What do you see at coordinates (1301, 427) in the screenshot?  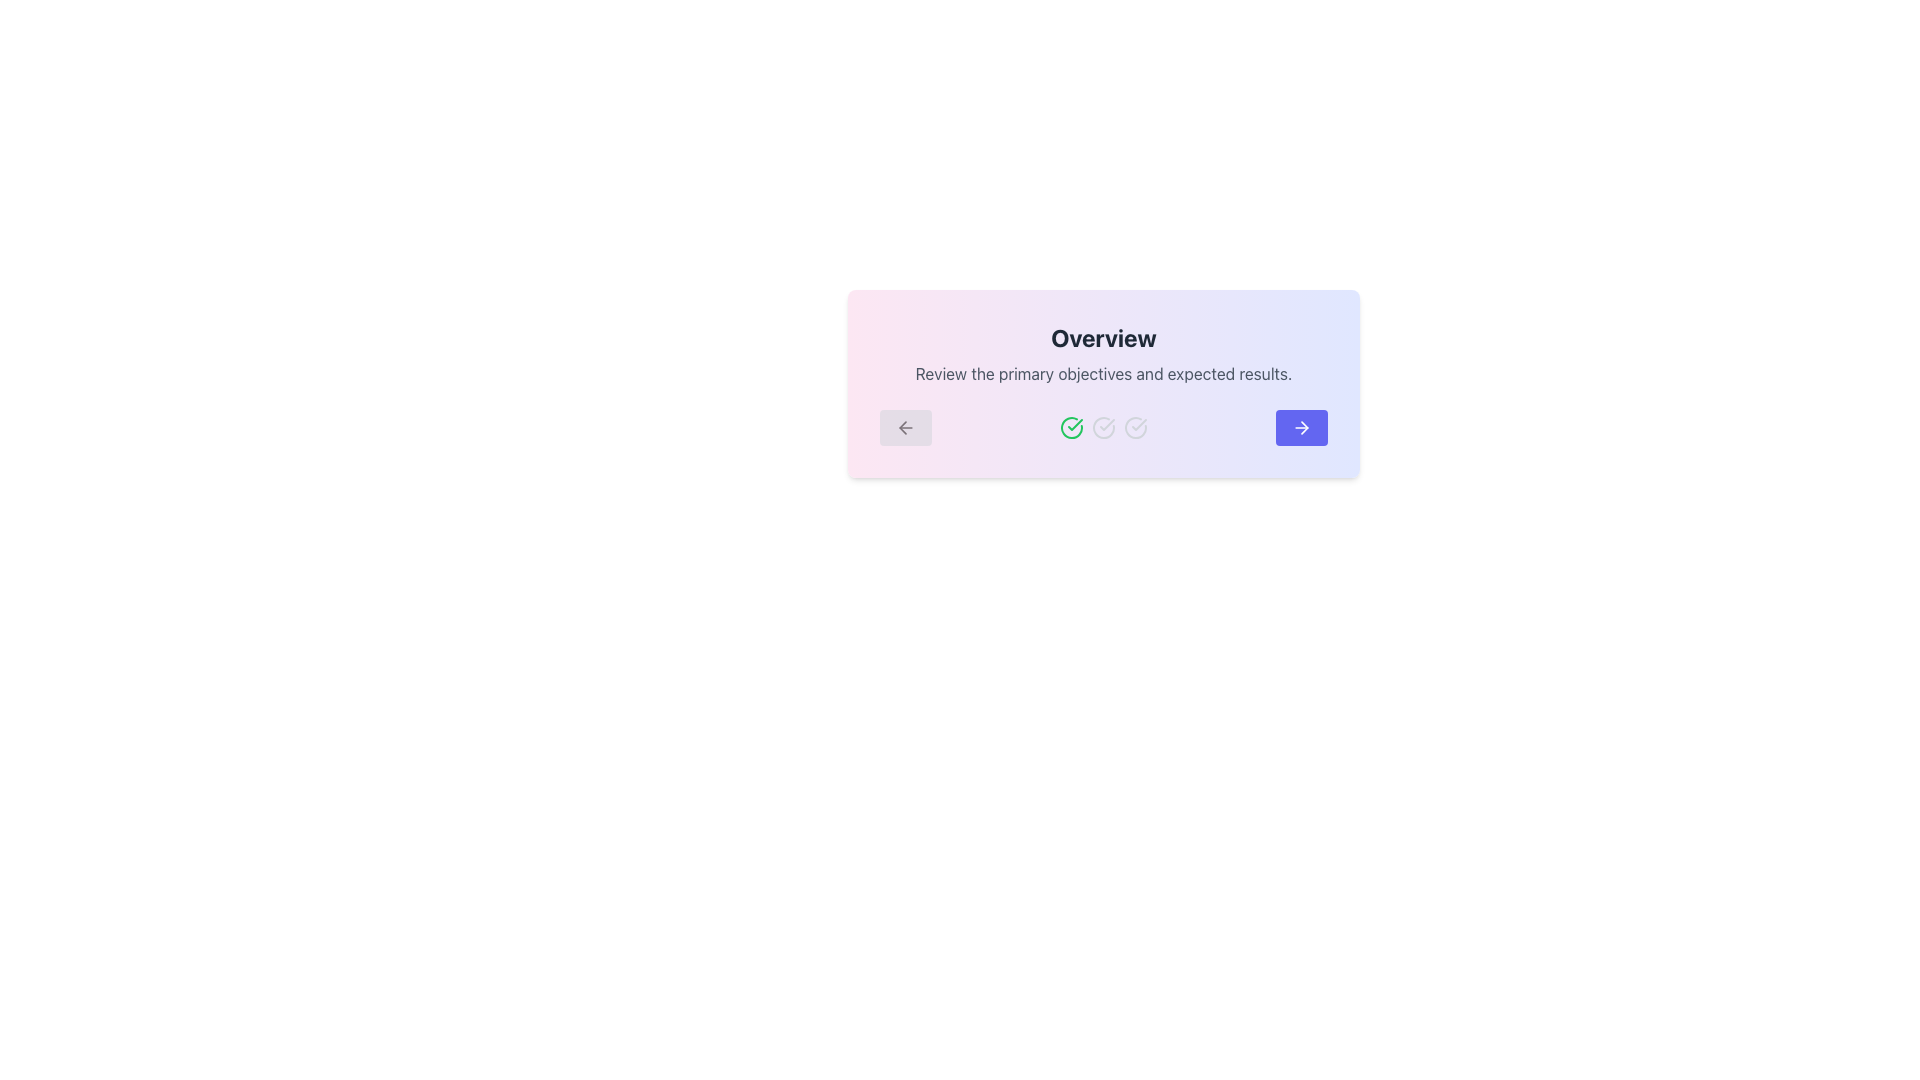 I see `the forward action icon located within the purple button at the bottom-right section of the 'Overview' dialog` at bounding box center [1301, 427].